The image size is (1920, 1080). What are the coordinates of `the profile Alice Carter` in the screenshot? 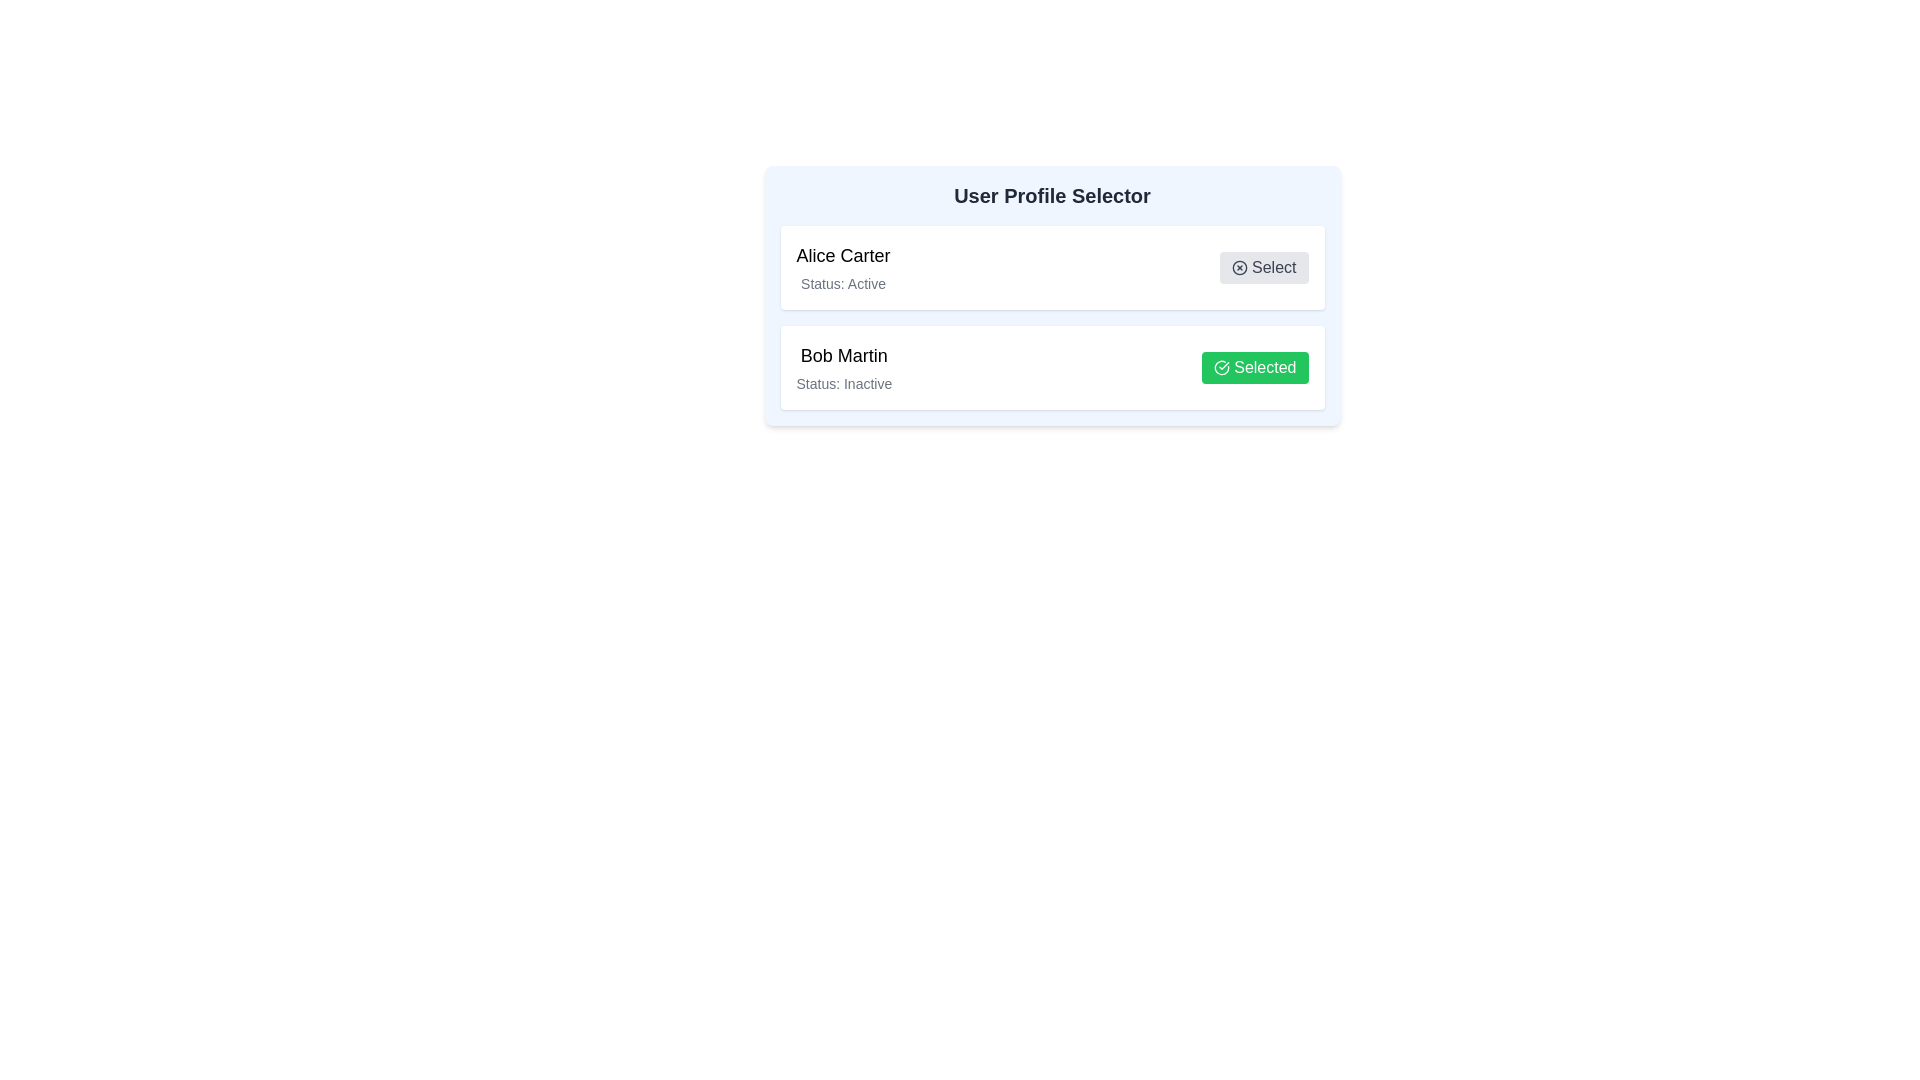 It's located at (1262, 266).